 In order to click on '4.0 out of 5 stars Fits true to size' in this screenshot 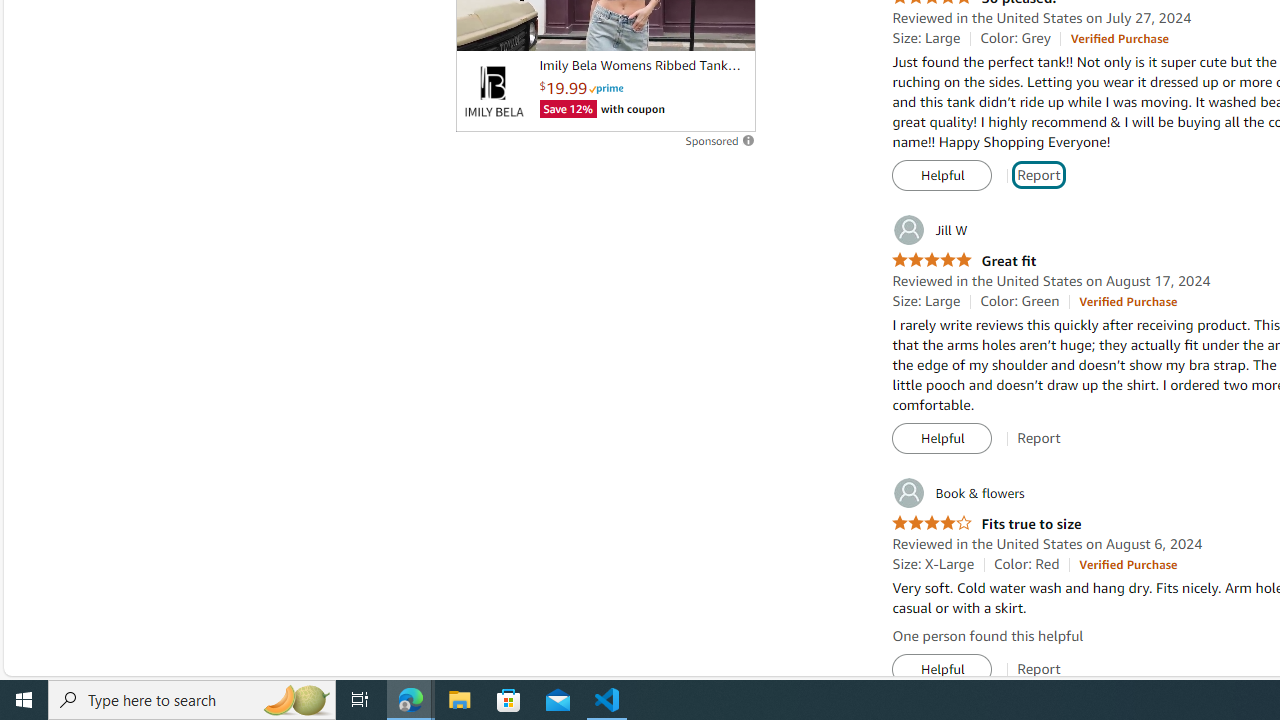, I will do `click(986, 523)`.